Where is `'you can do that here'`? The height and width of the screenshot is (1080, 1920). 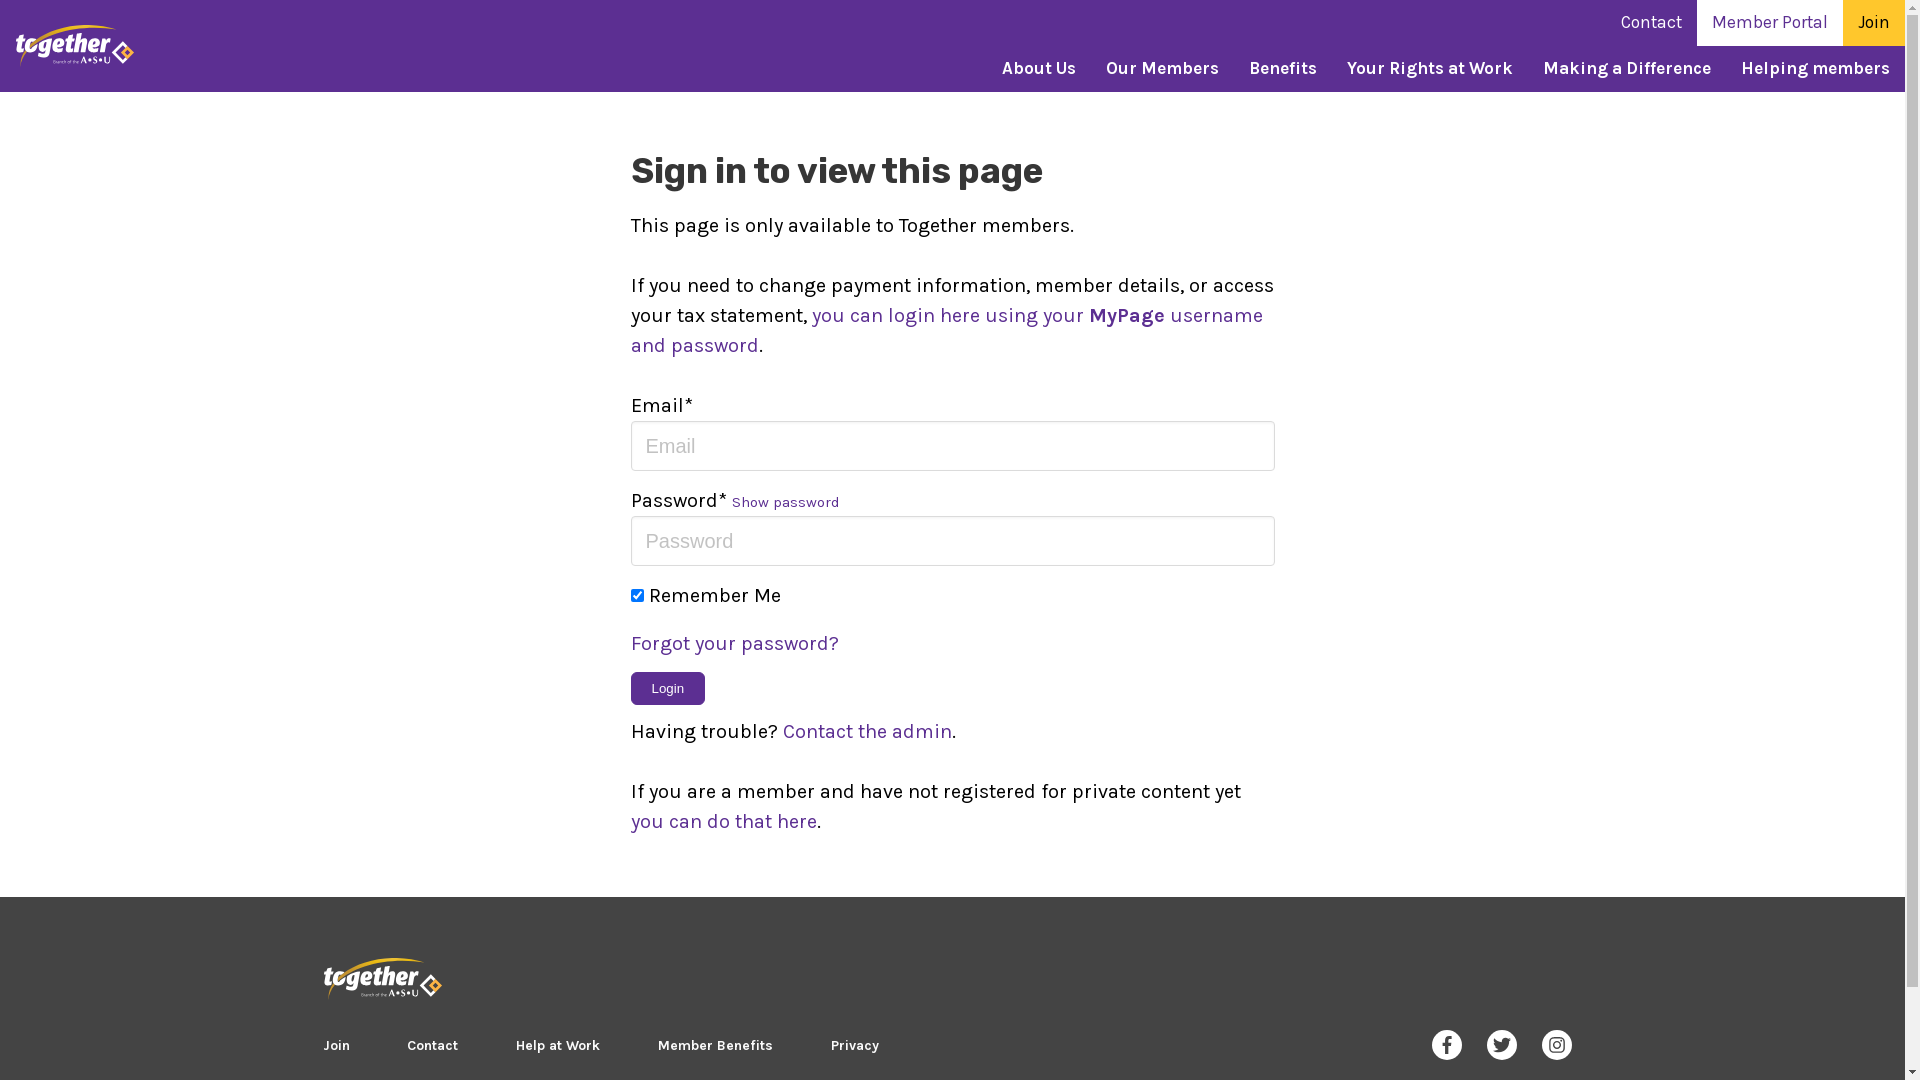
'you can do that here' is located at coordinates (628, 821).